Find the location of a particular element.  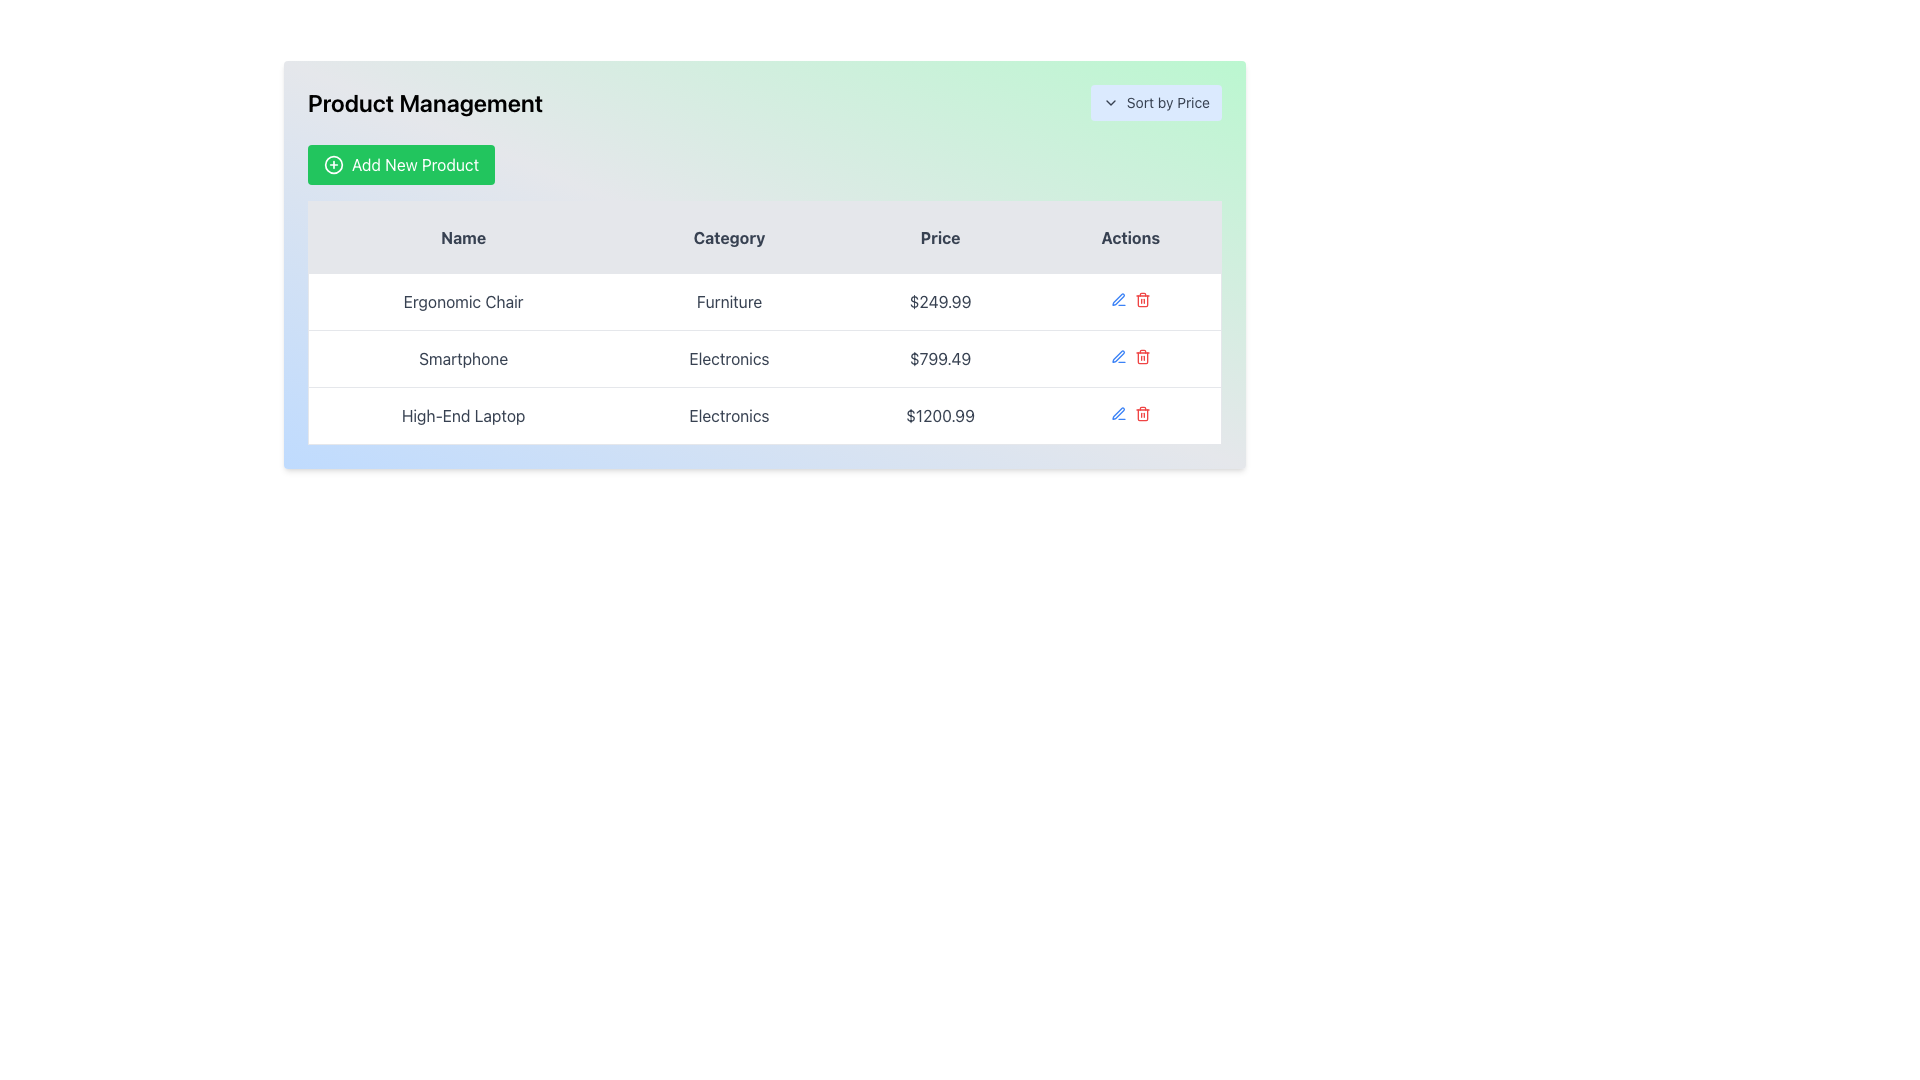

the styled text label displaying the word 'Smartphone' located in the second row of the table under the 'Name' column is located at coordinates (462, 357).